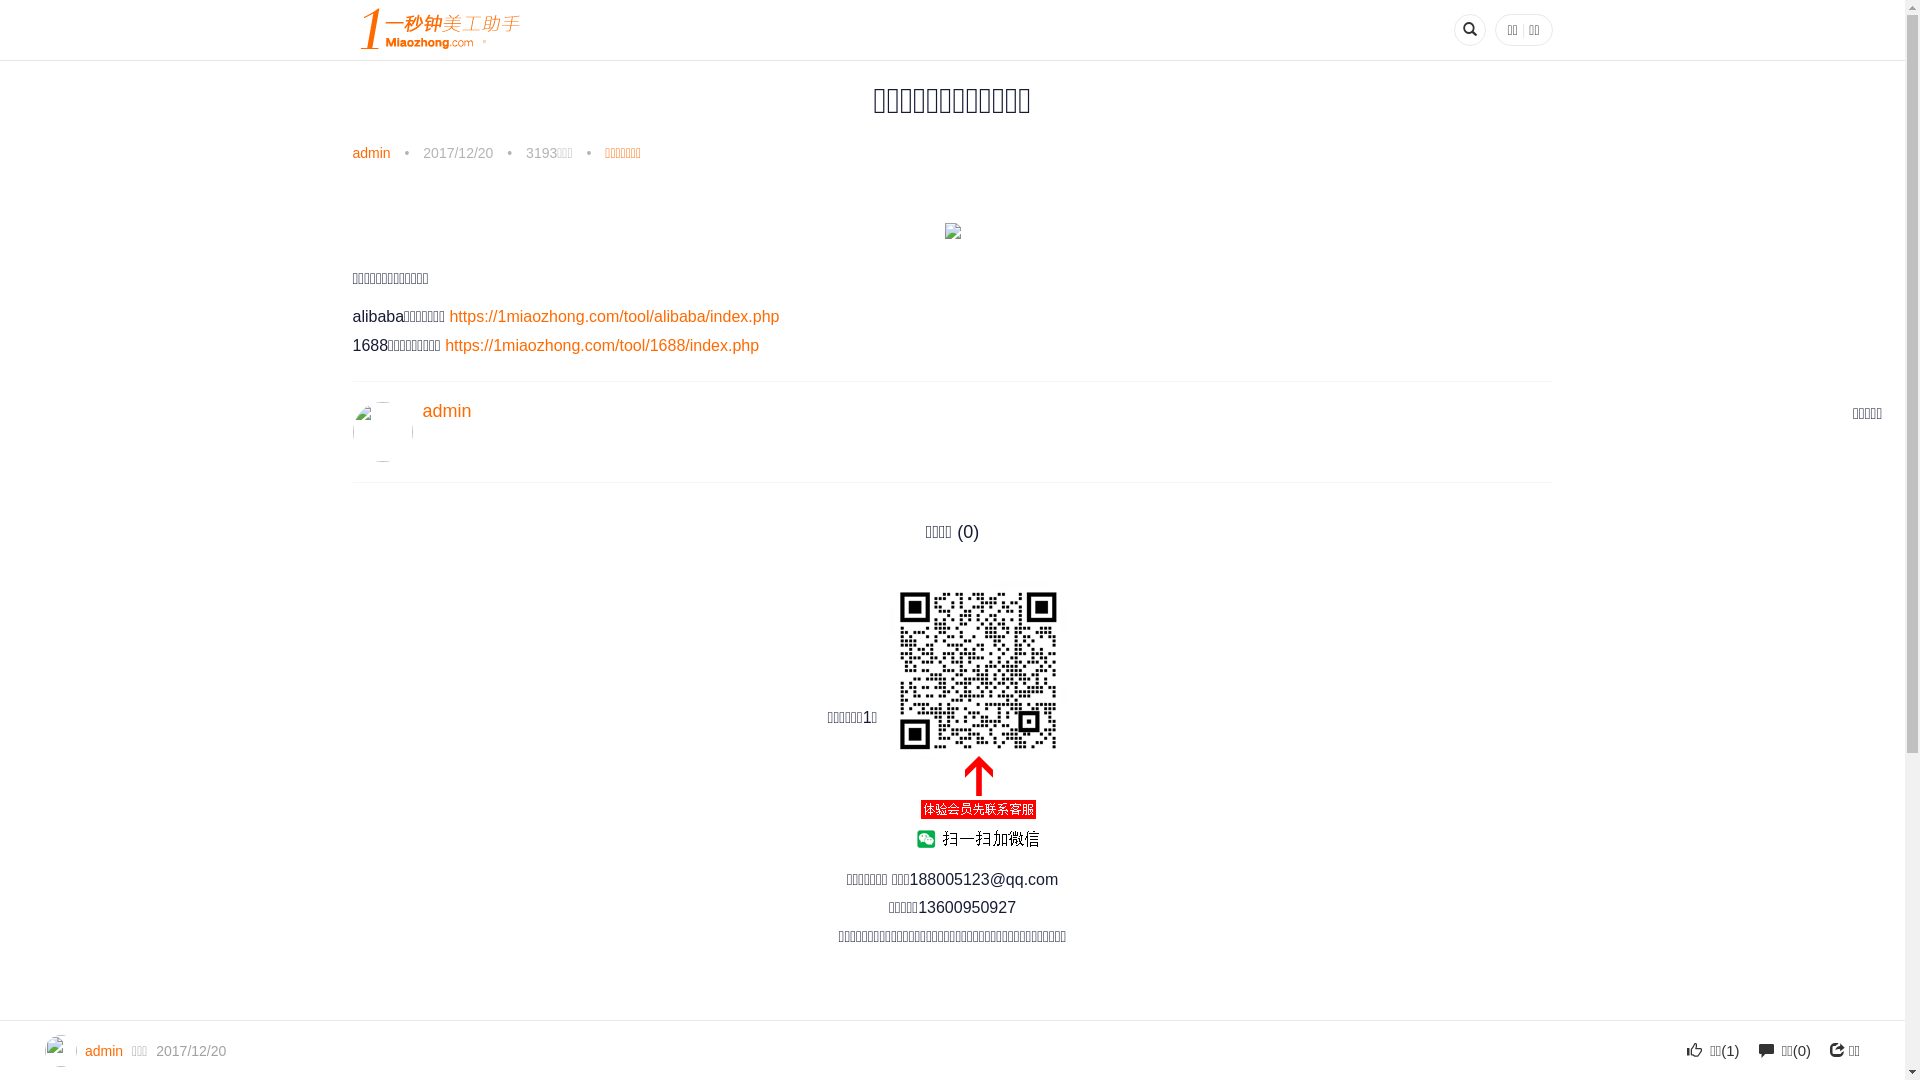  Describe the element at coordinates (600, 344) in the screenshot. I see `'https://1miaozhong.com/tool/1688/index.php'` at that location.